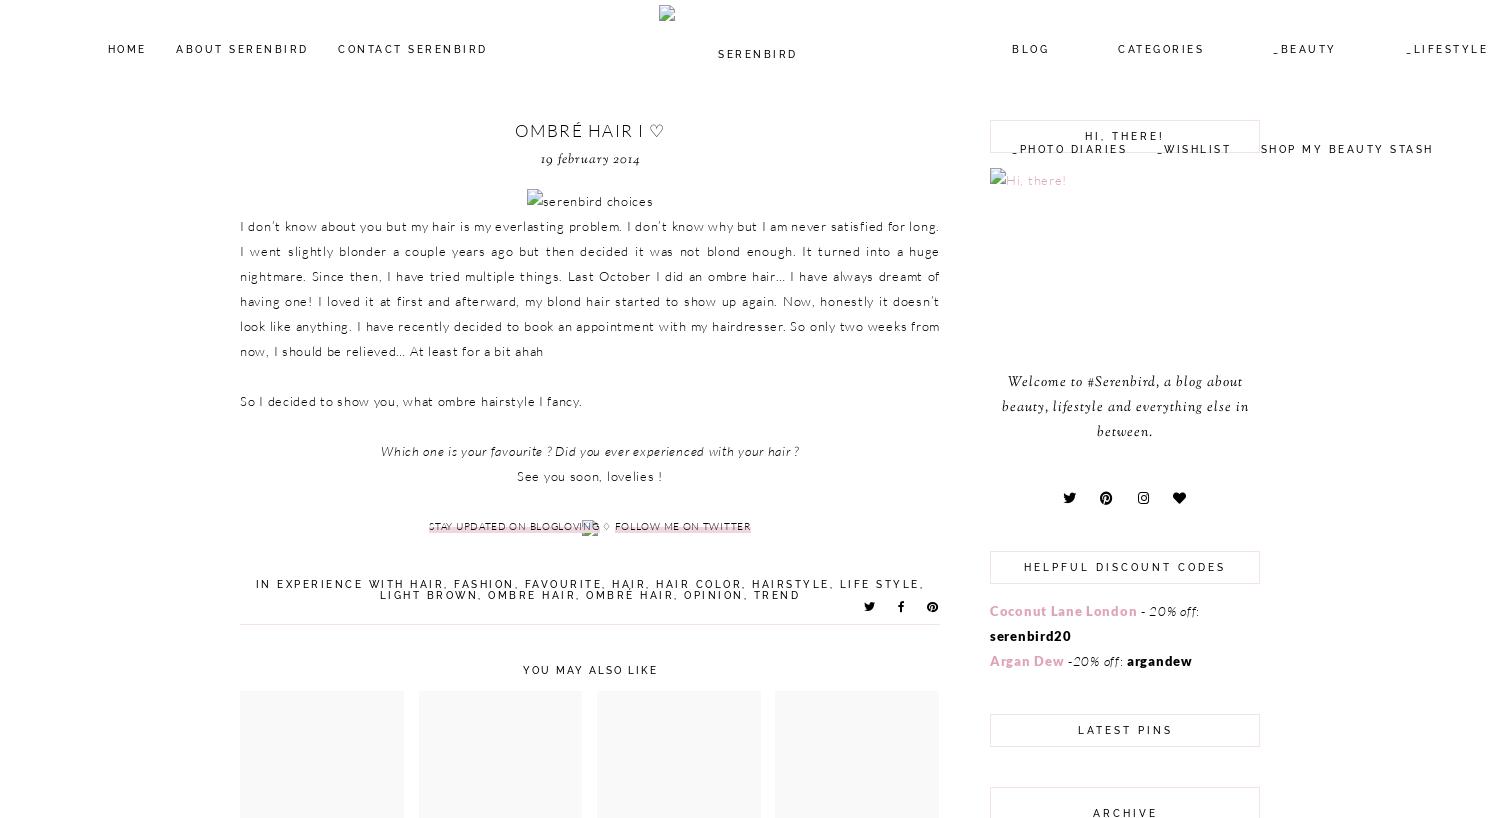  Describe the element at coordinates (265, 583) in the screenshot. I see `'in'` at that location.